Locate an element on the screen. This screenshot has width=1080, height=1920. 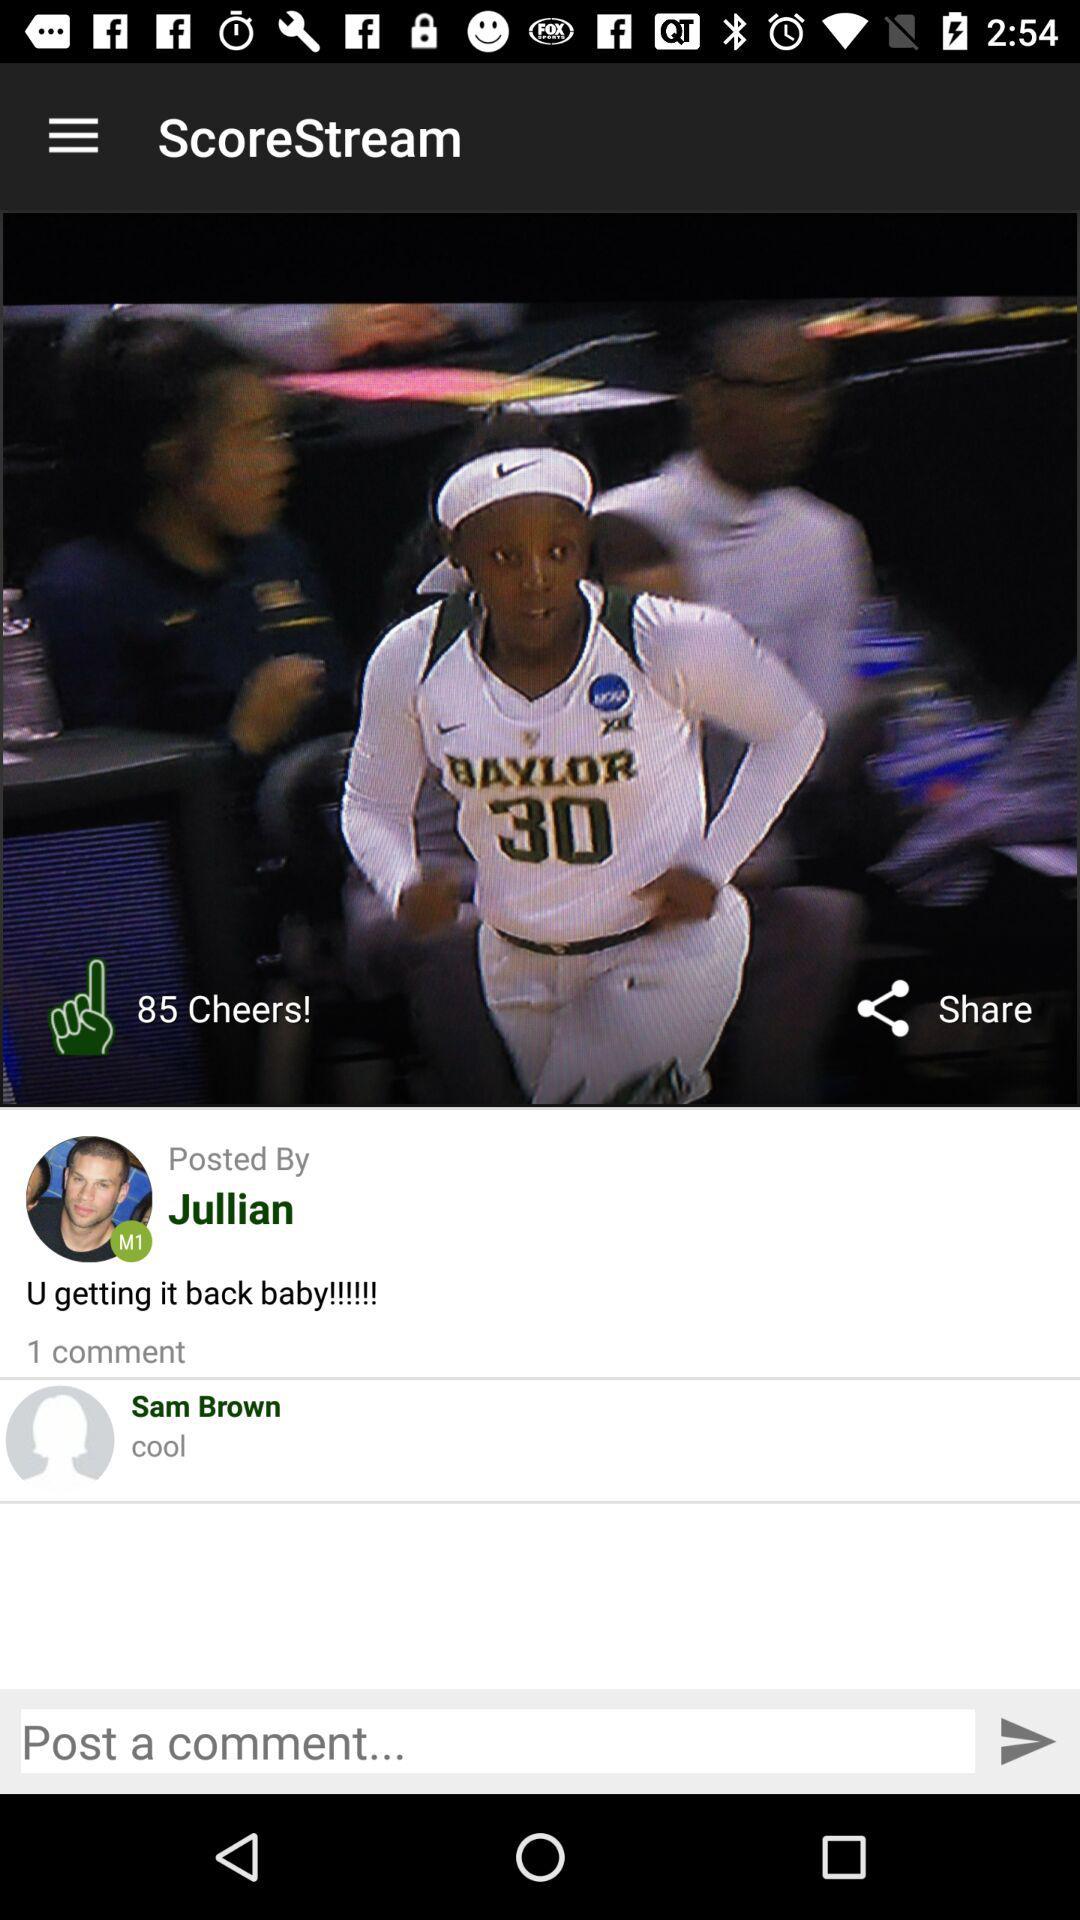
post a comment is located at coordinates (496, 1740).